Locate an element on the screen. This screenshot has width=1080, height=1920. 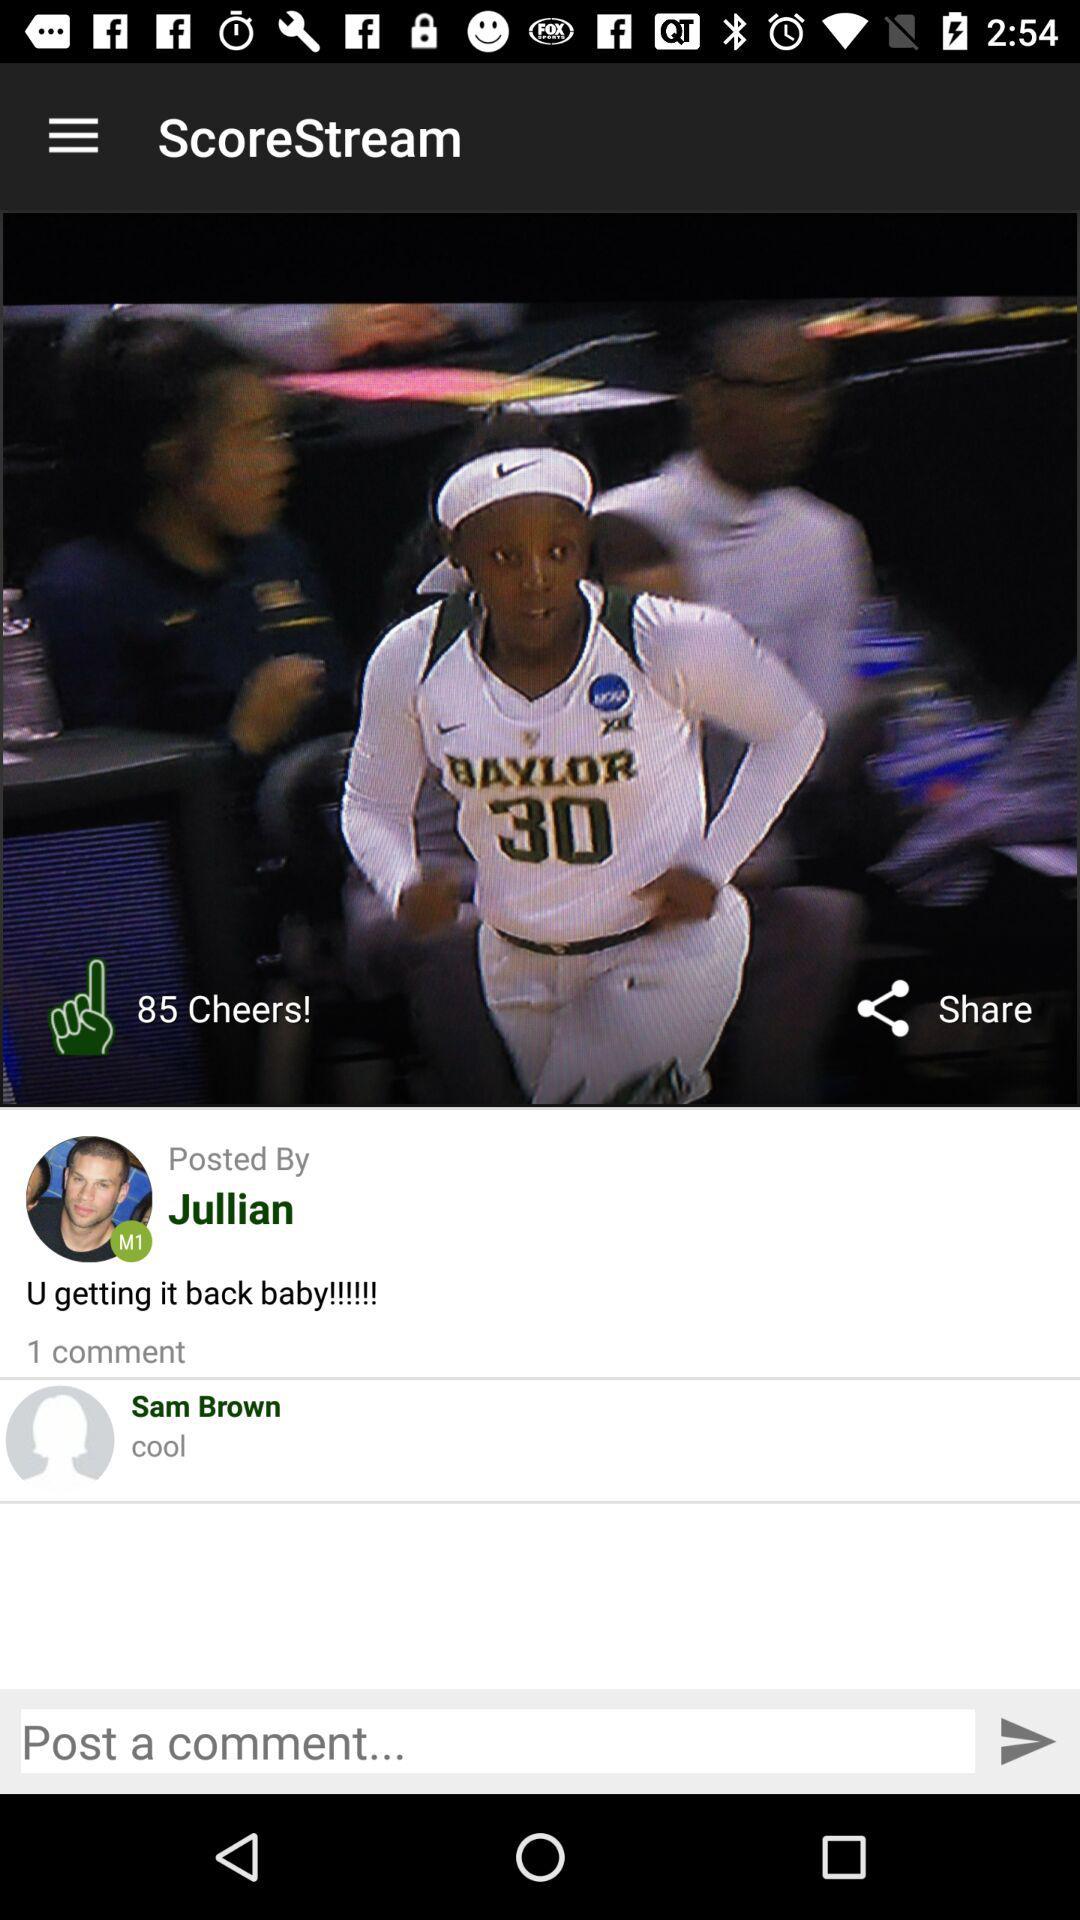
post a comment is located at coordinates (496, 1740).